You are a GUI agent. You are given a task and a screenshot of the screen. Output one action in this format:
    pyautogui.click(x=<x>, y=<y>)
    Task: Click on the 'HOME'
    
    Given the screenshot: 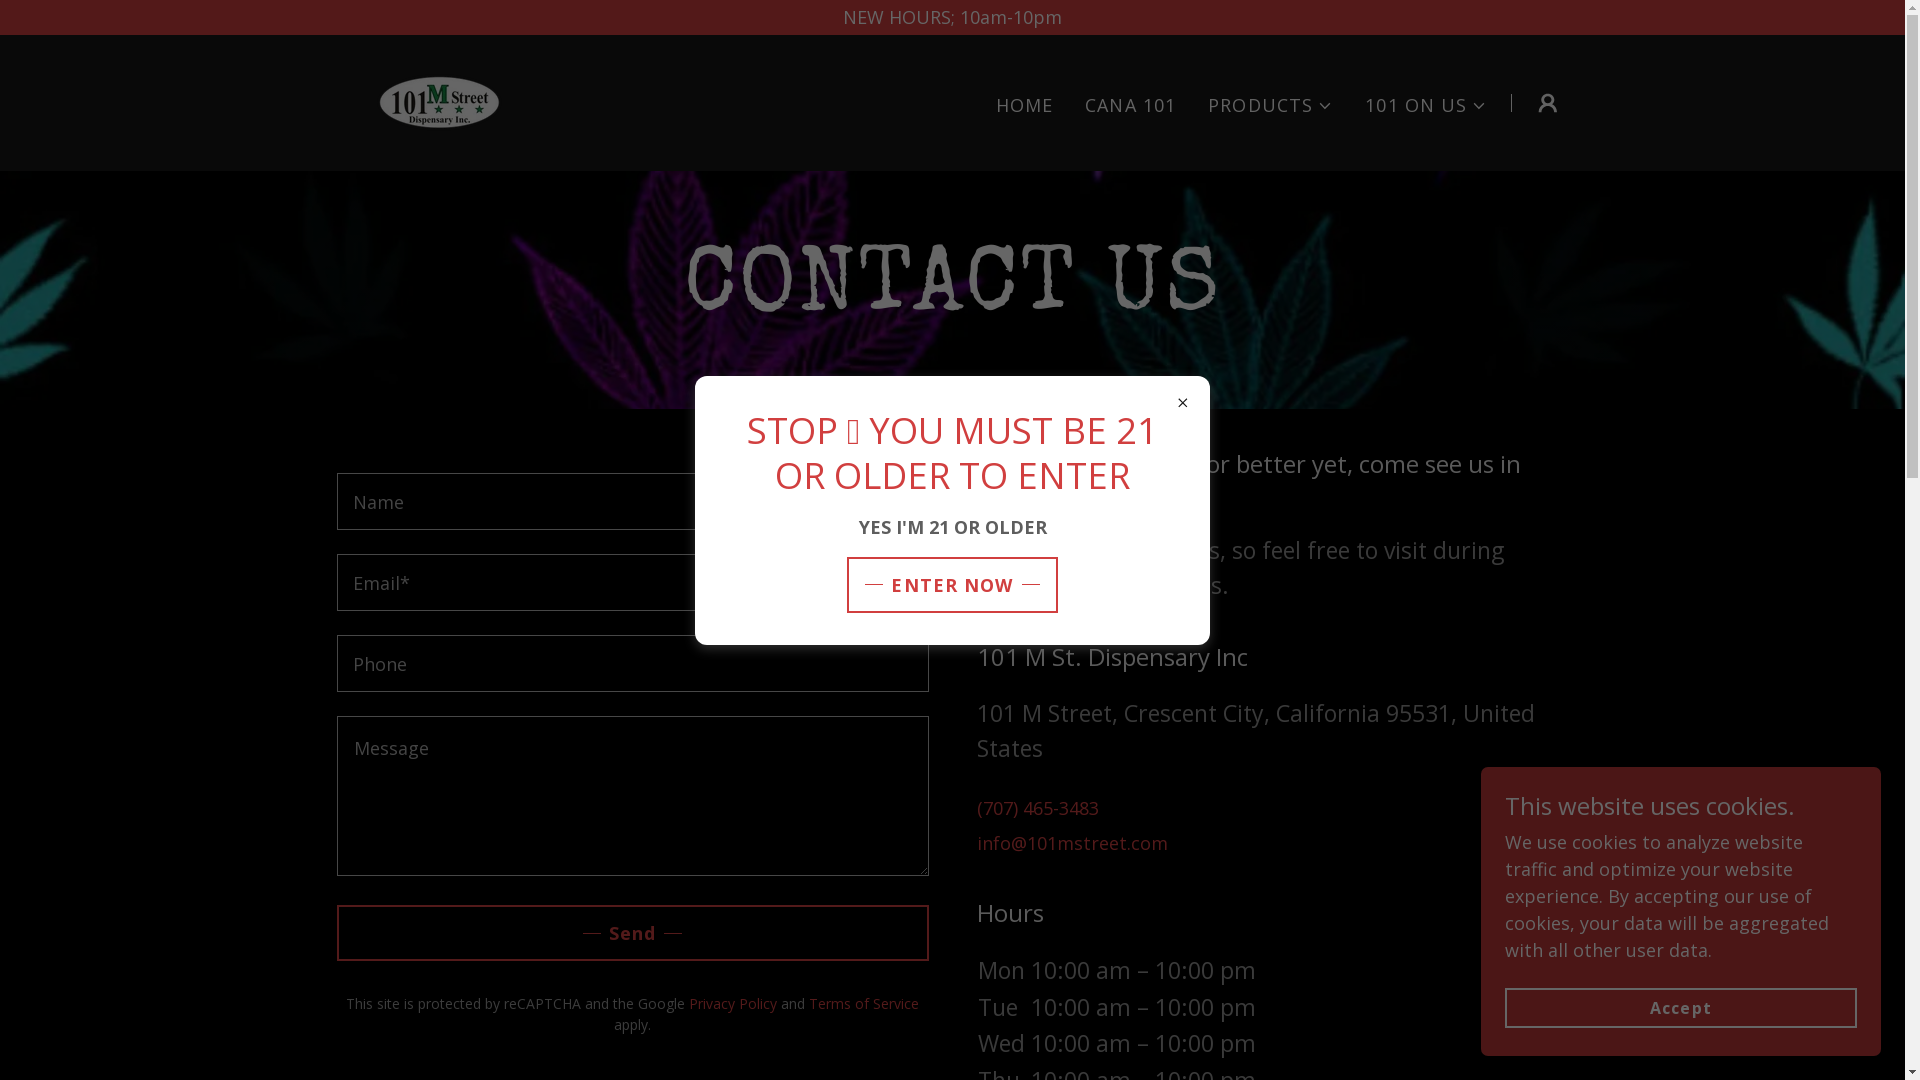 What is the action you would take?
    pyautogui.click(x=1025, y=105)
    